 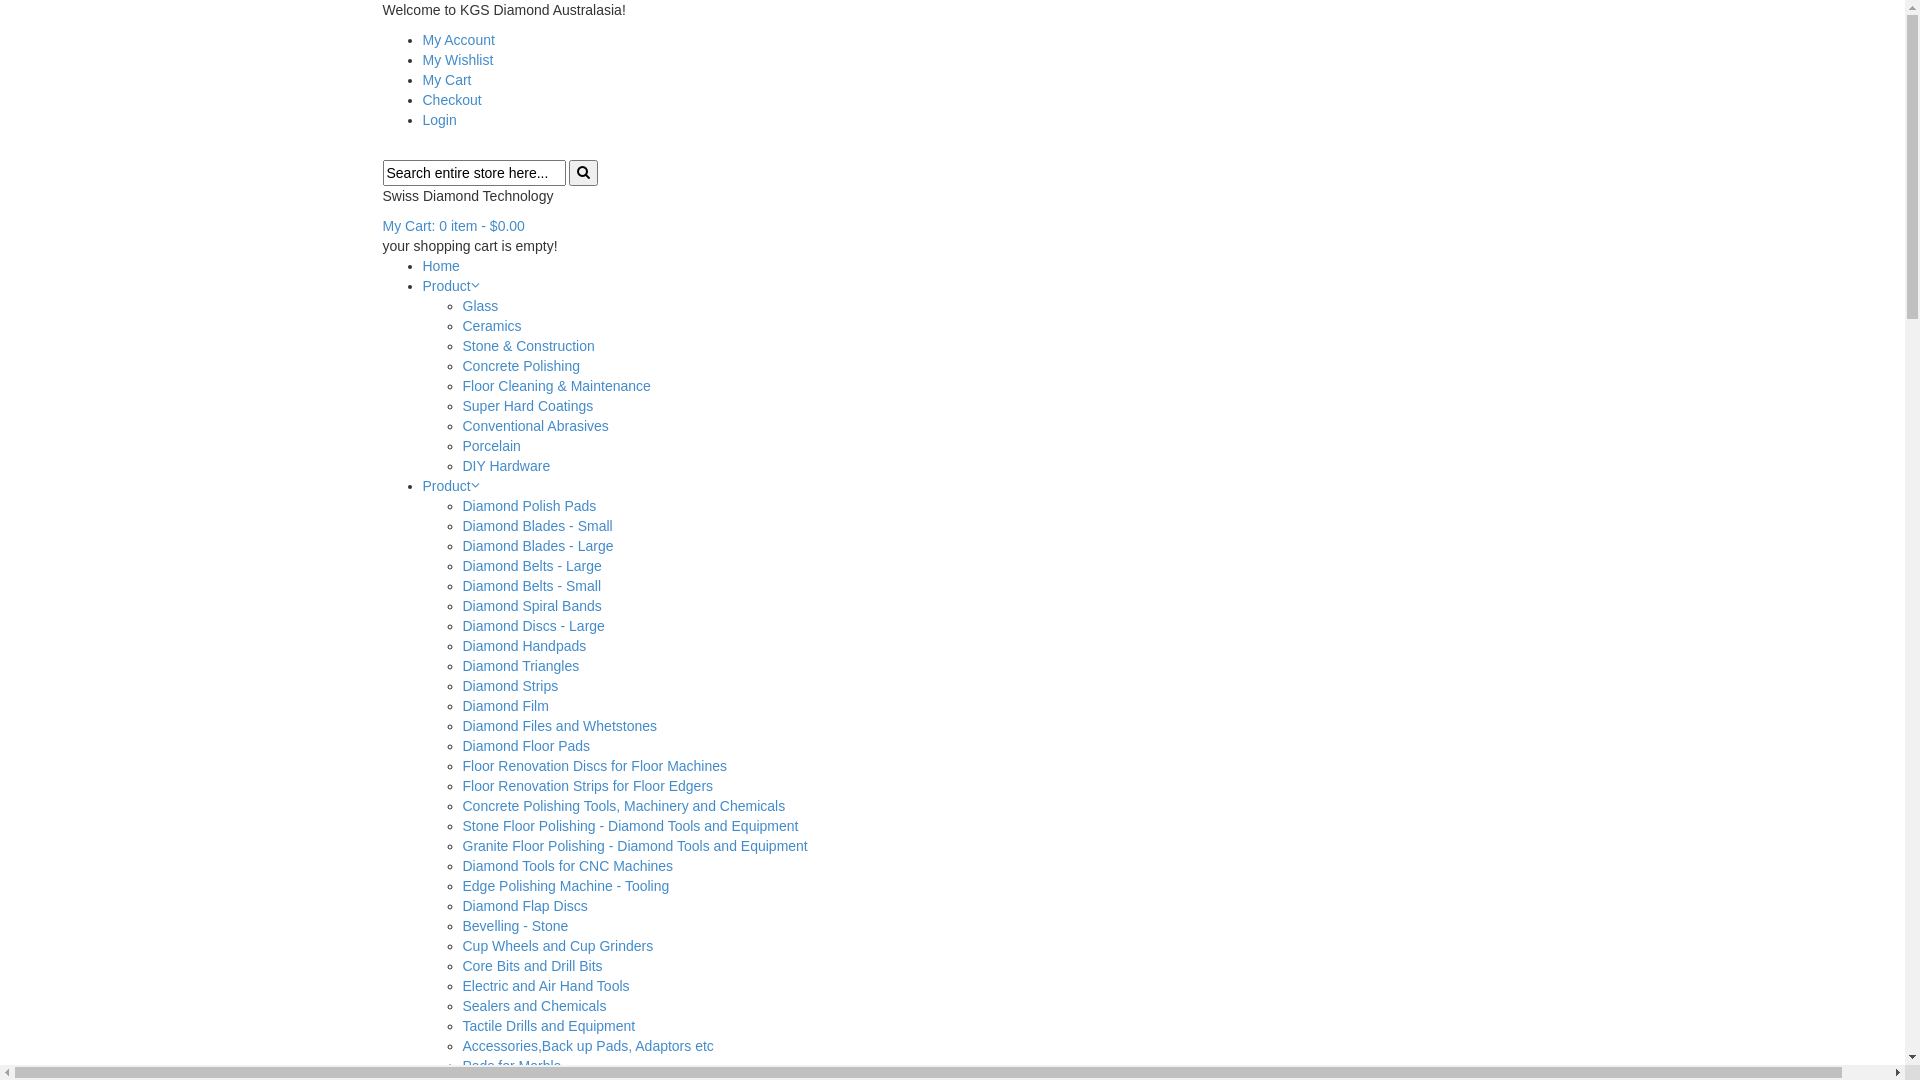 What do you see at coordinates (628, 825) in the screenshot?
I see `'Stone Floor Polishing - Diamond Tools and Equipment'` at bounding box center [628, 825].